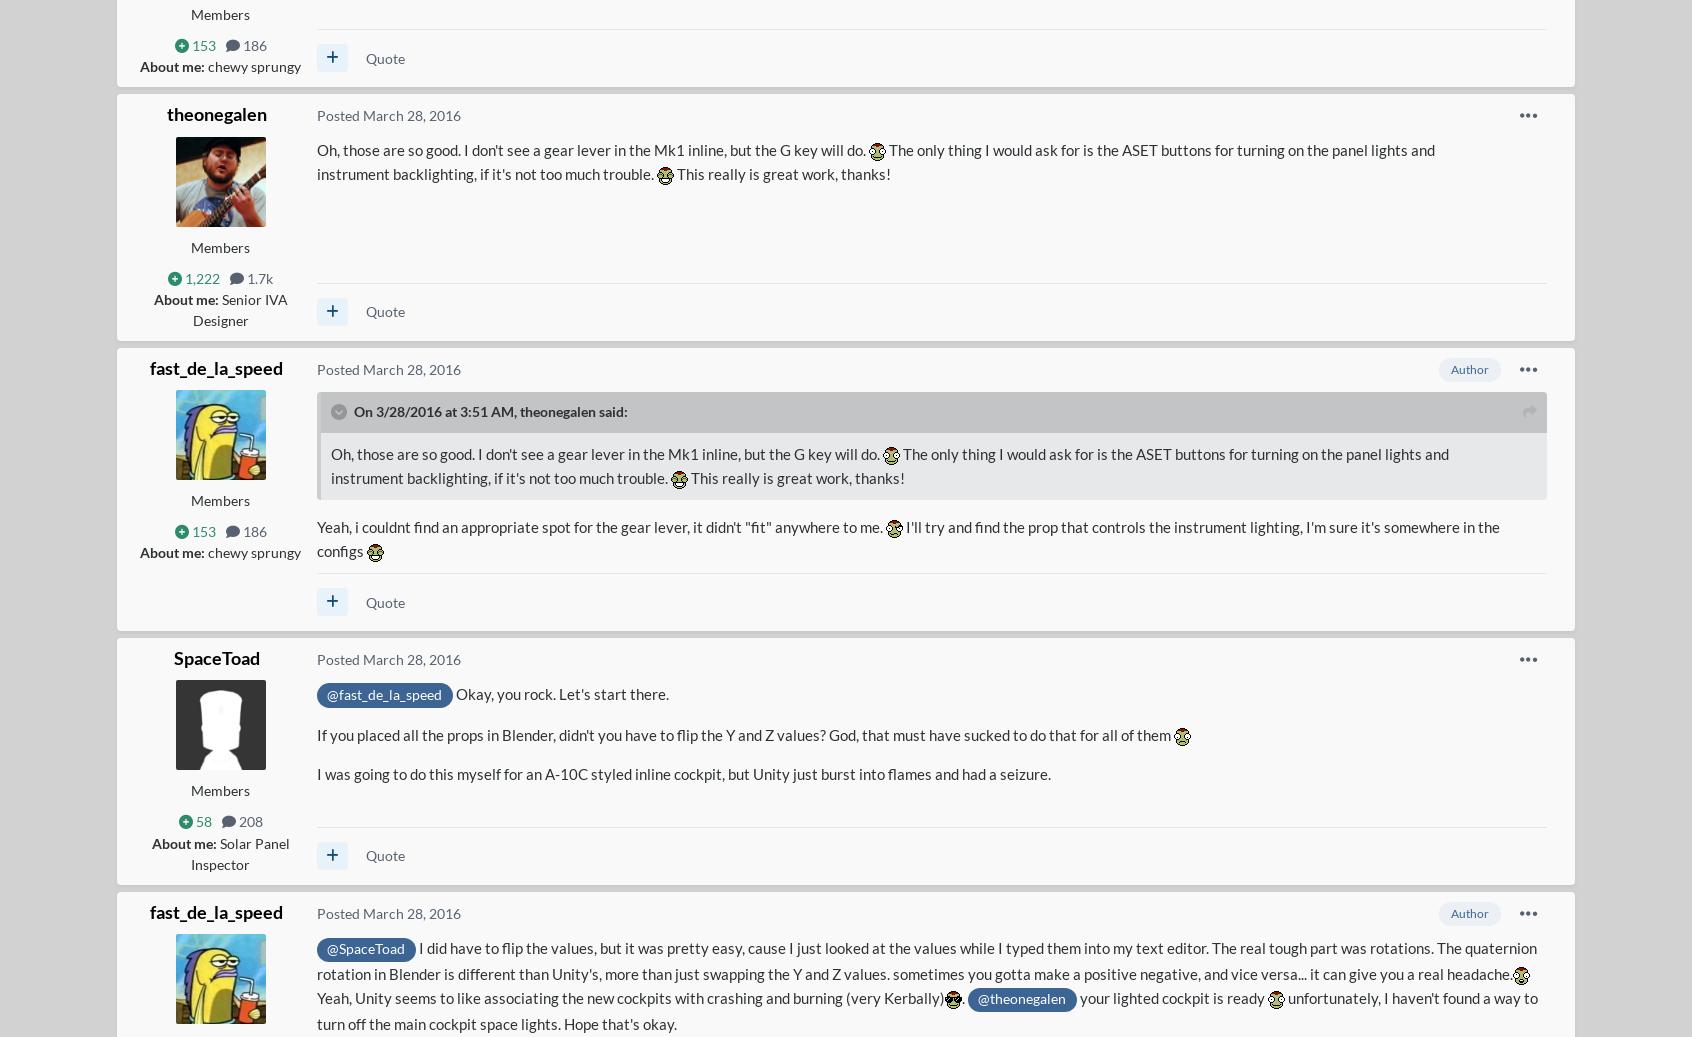 The image size is (1692, 1037). What do you see at coordinates (239, 853) in the screenshot?
I see `'Solar Panel Inspector'` at bounding box center [239, 853].